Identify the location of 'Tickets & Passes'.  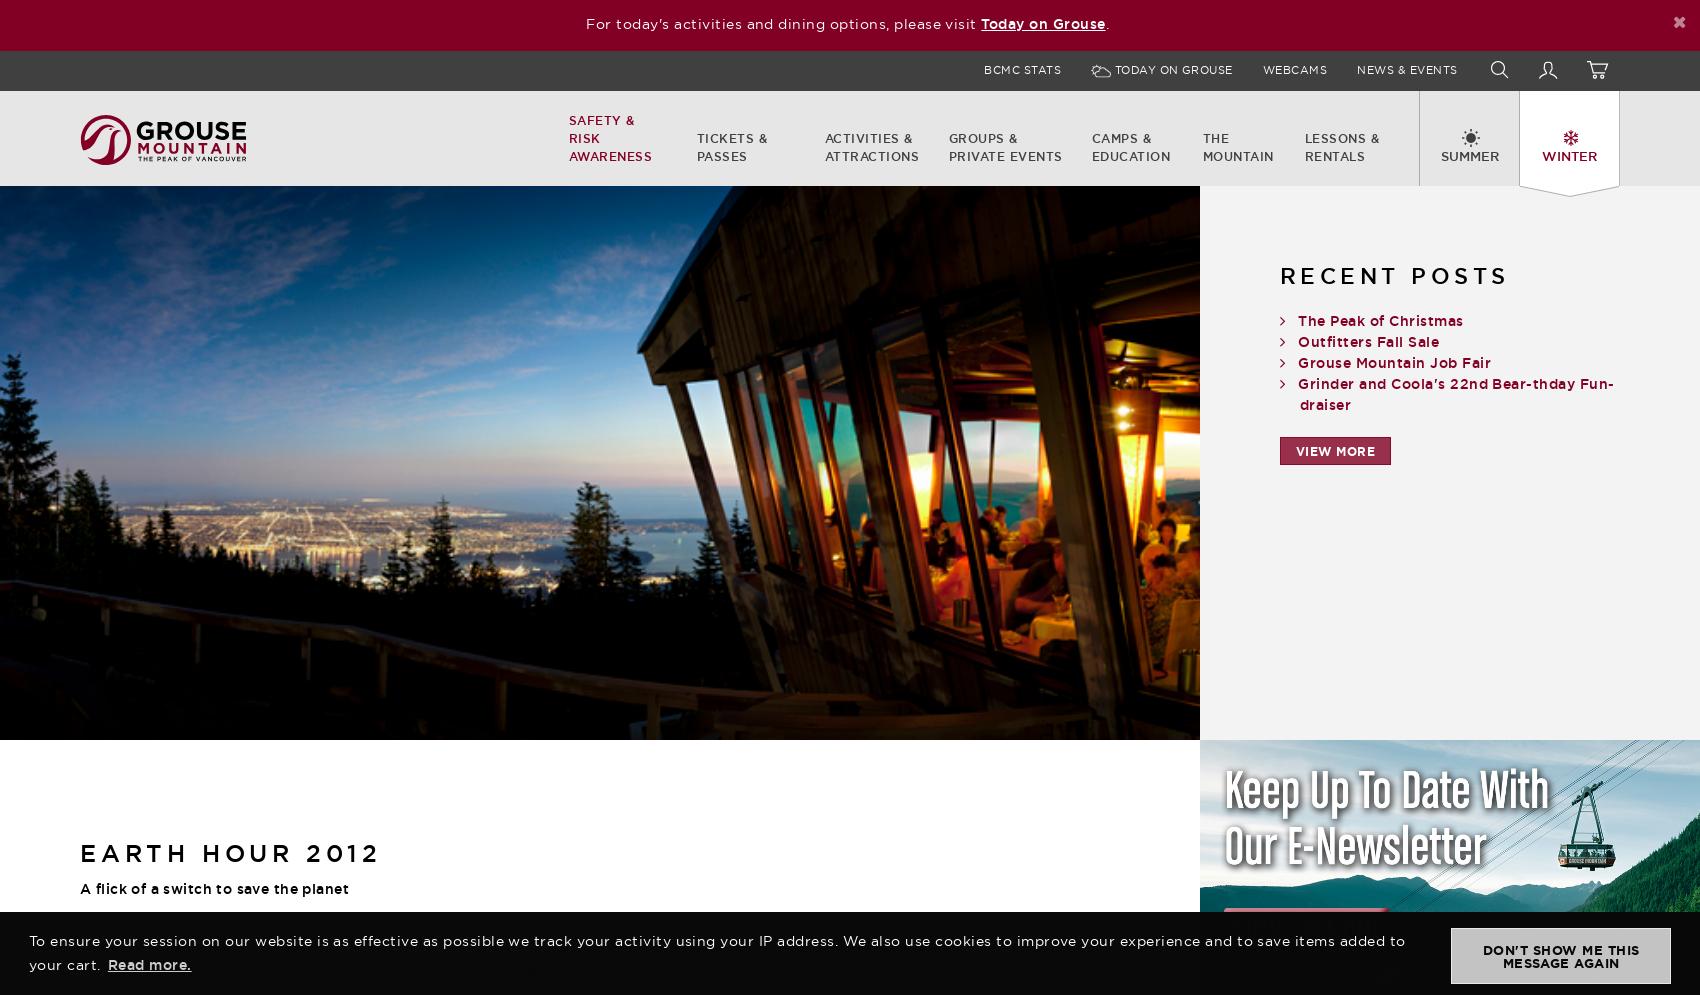
(732, 146).